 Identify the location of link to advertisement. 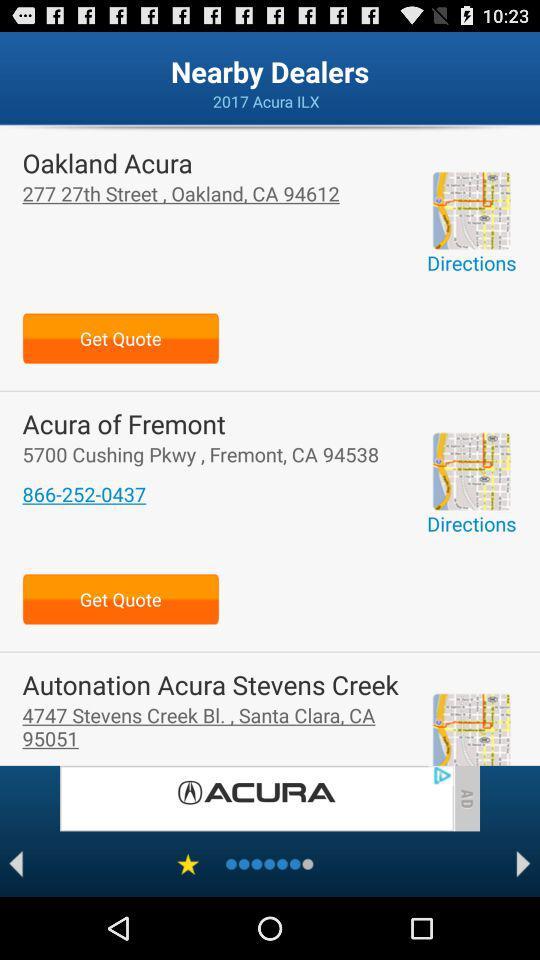
(256, 798).